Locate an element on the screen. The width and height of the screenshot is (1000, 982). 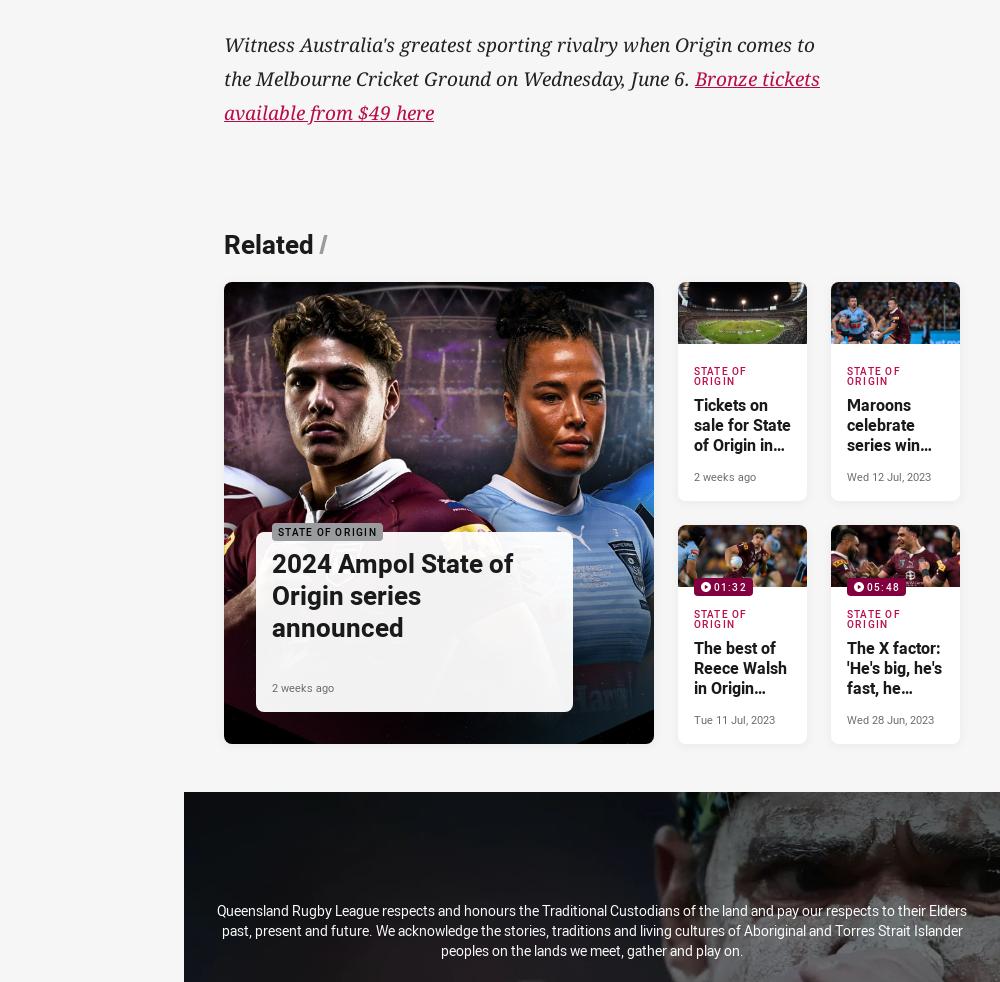
'Witness Australia's greatest sporting rivalry when Origin comes to the Melbourne Cricket Ground on Wednesday, June 6.' is located at coordinates (519, 60).